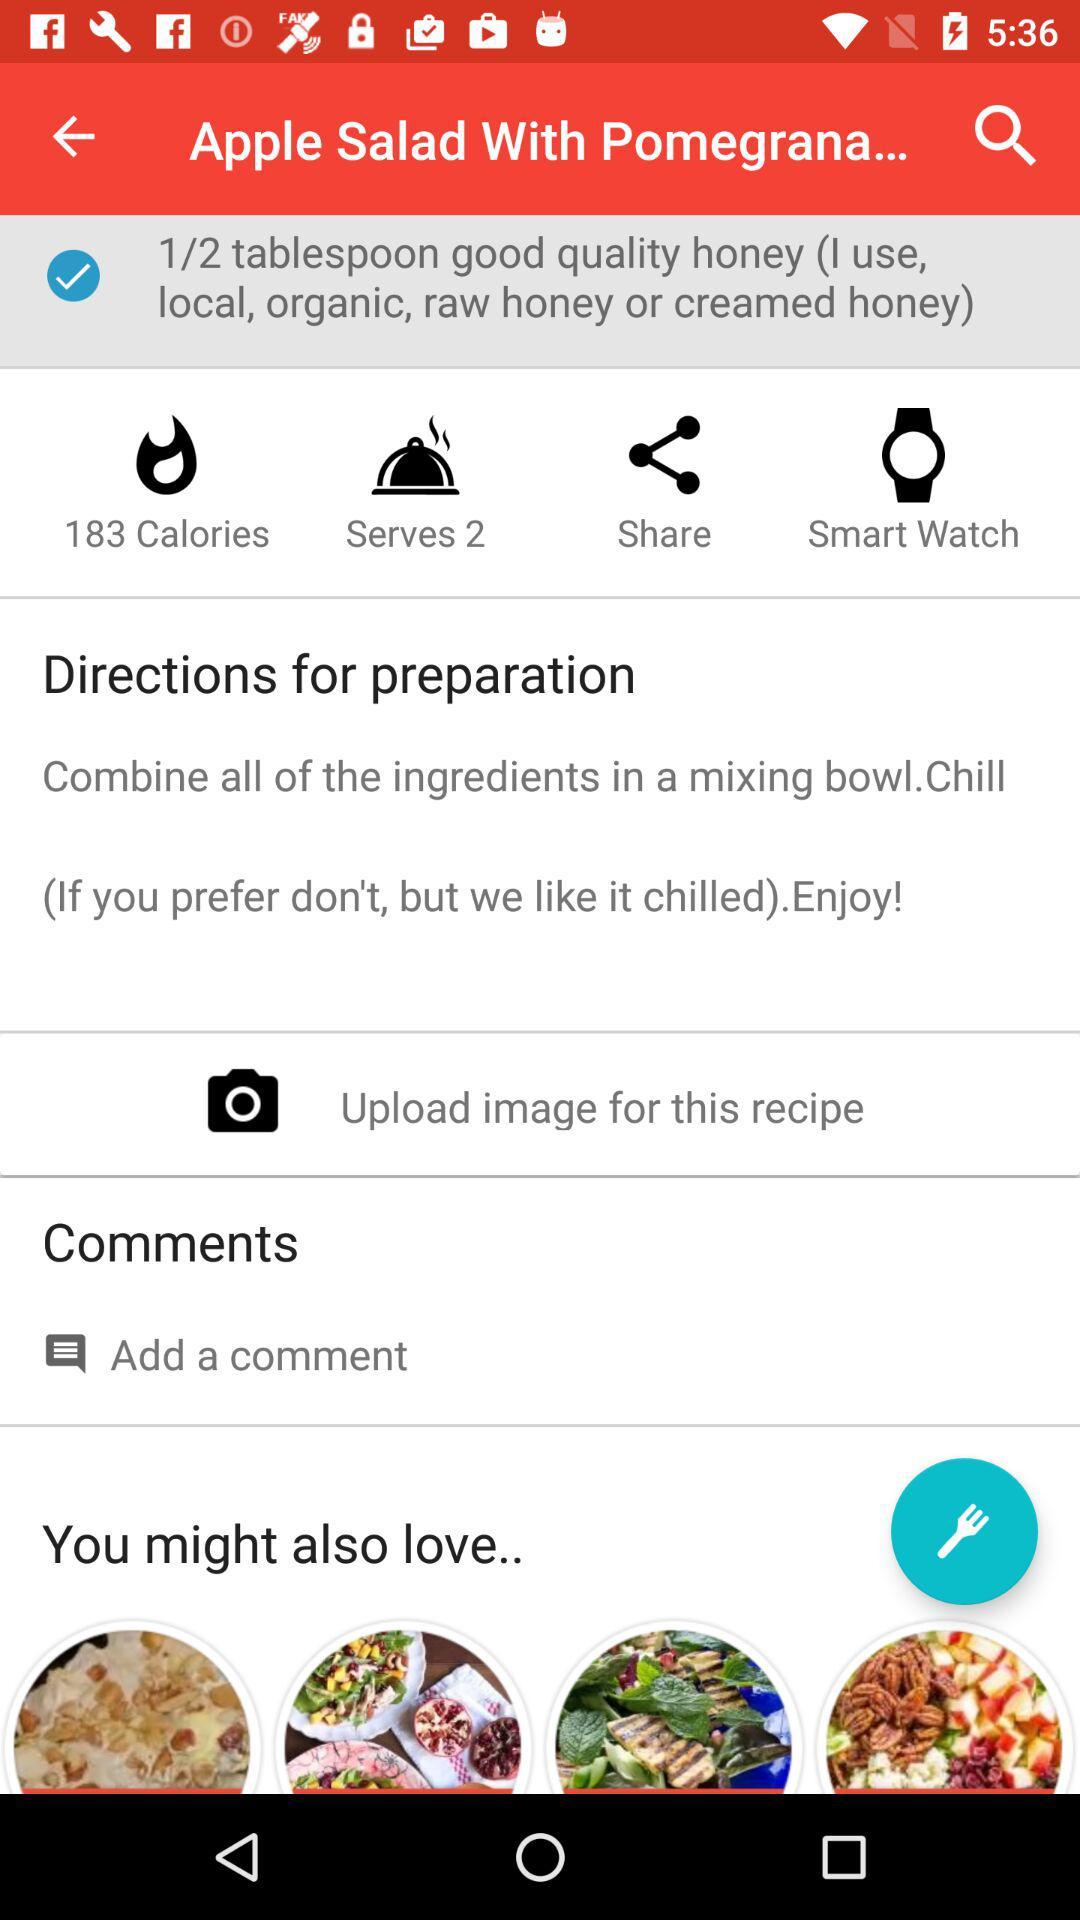 The image size is (1080, 1920). Describe the element at coordinates (1006, 135) in the screenshot. I see `icon next to apple salad with item` at that location.